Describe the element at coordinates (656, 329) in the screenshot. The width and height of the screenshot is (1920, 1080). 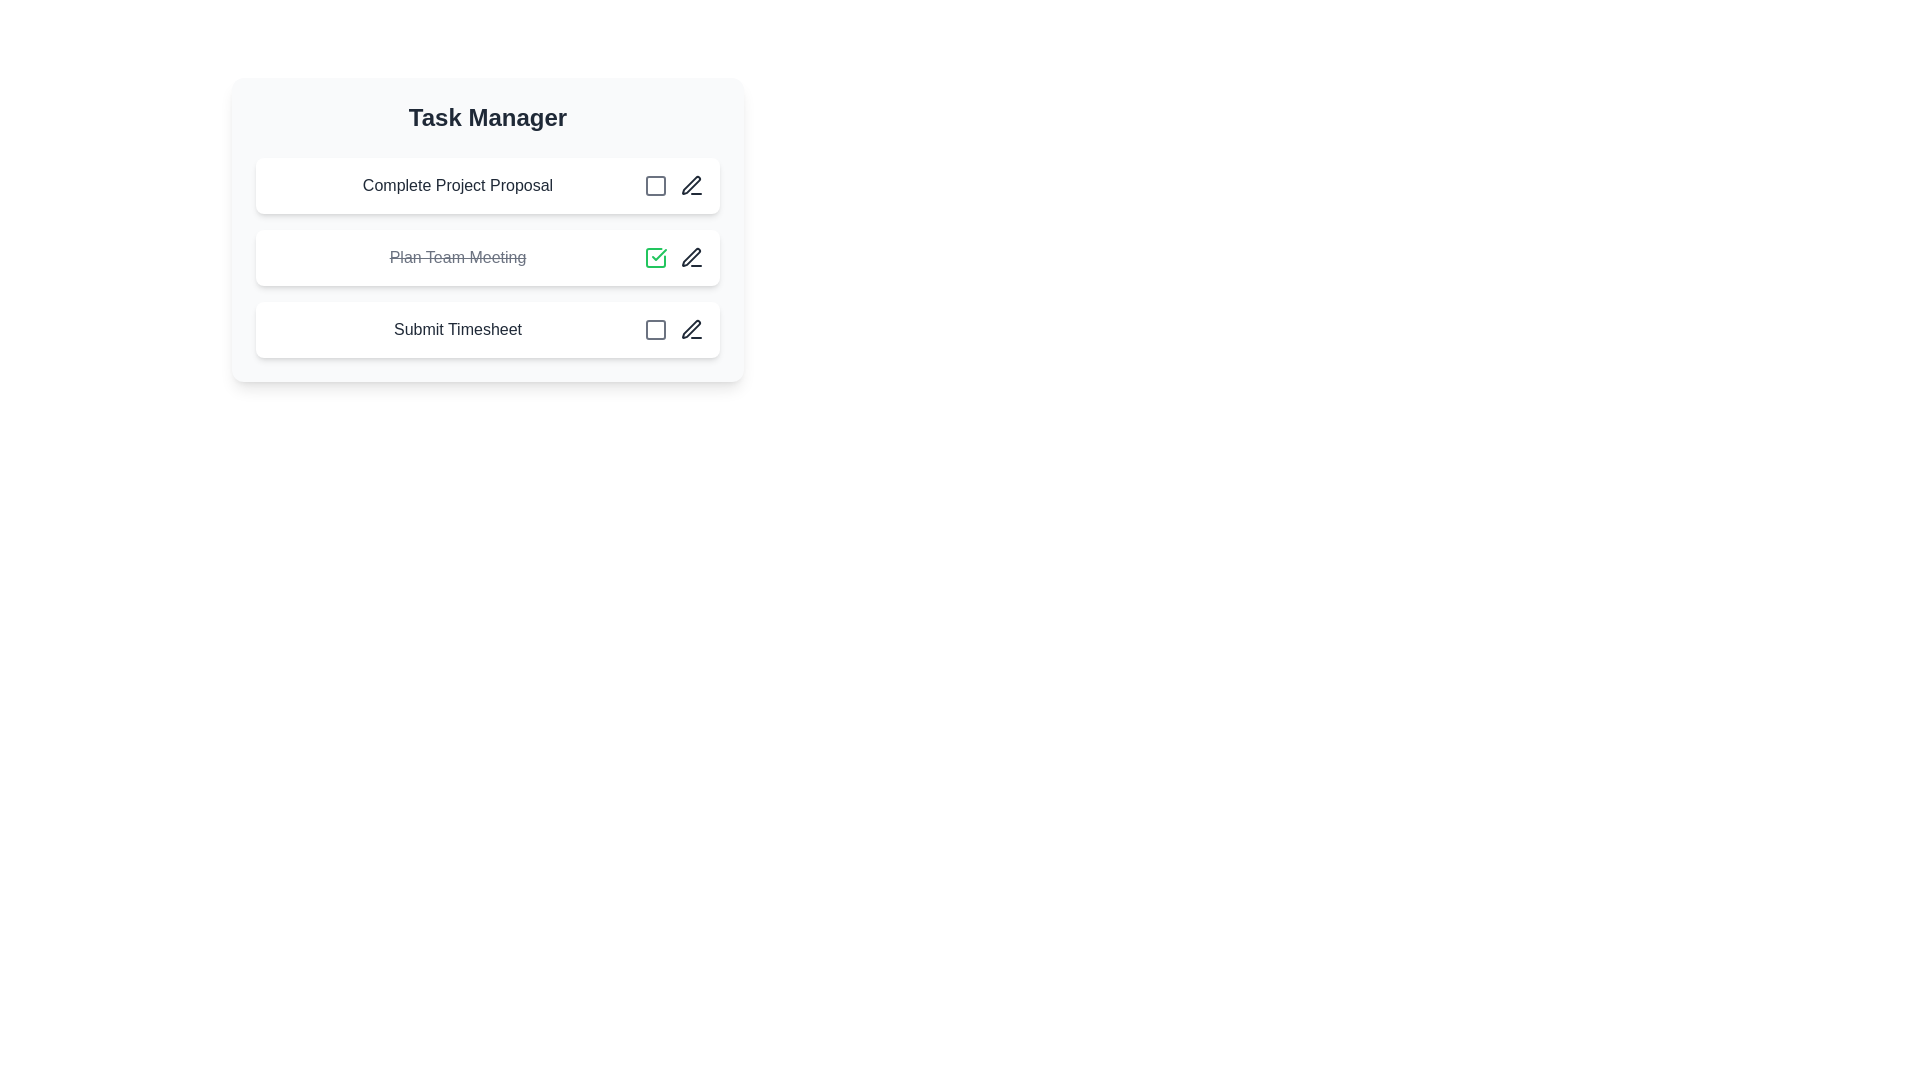
I see `the small square icon with rounded edges located inside the 'Submit Timesheet' task row, on the right-hand side` at that location.